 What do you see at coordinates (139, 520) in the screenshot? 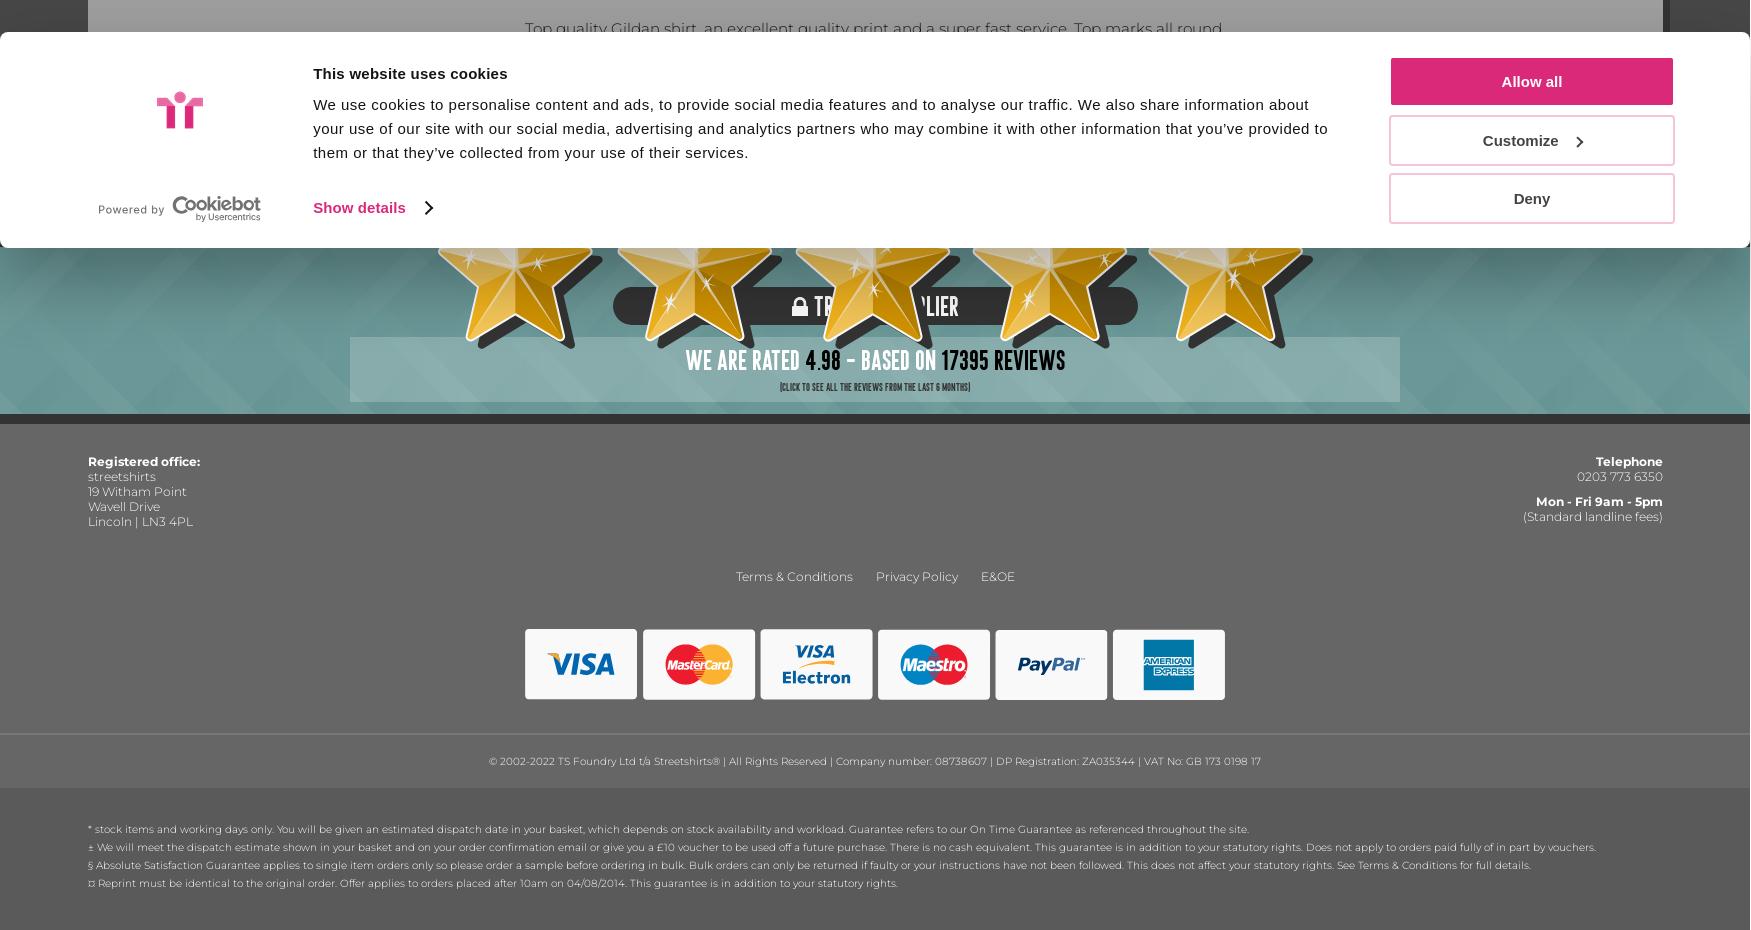
I see `'Lincoln | LN3 4PL'` at bounding box center [139, 520].